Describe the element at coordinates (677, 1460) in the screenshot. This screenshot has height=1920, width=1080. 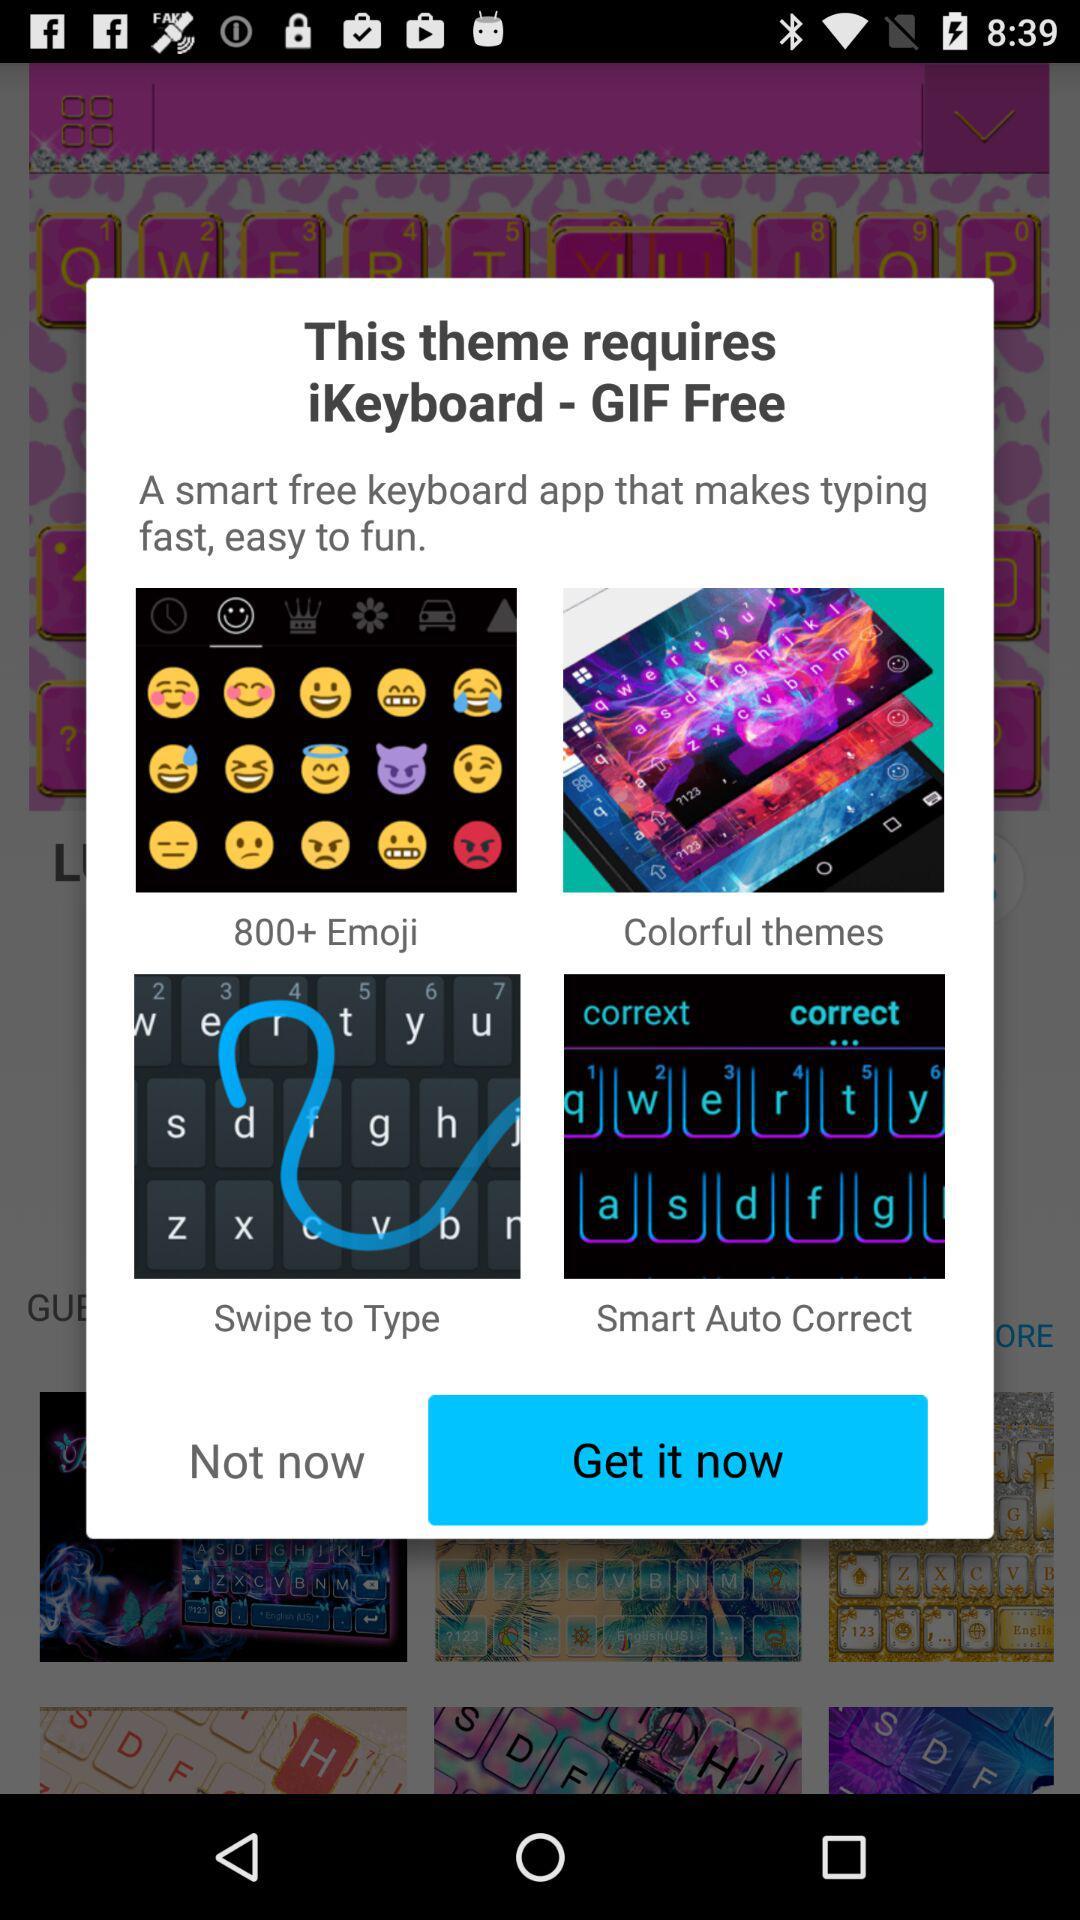
I see `the icon next to the not now item` at that location.